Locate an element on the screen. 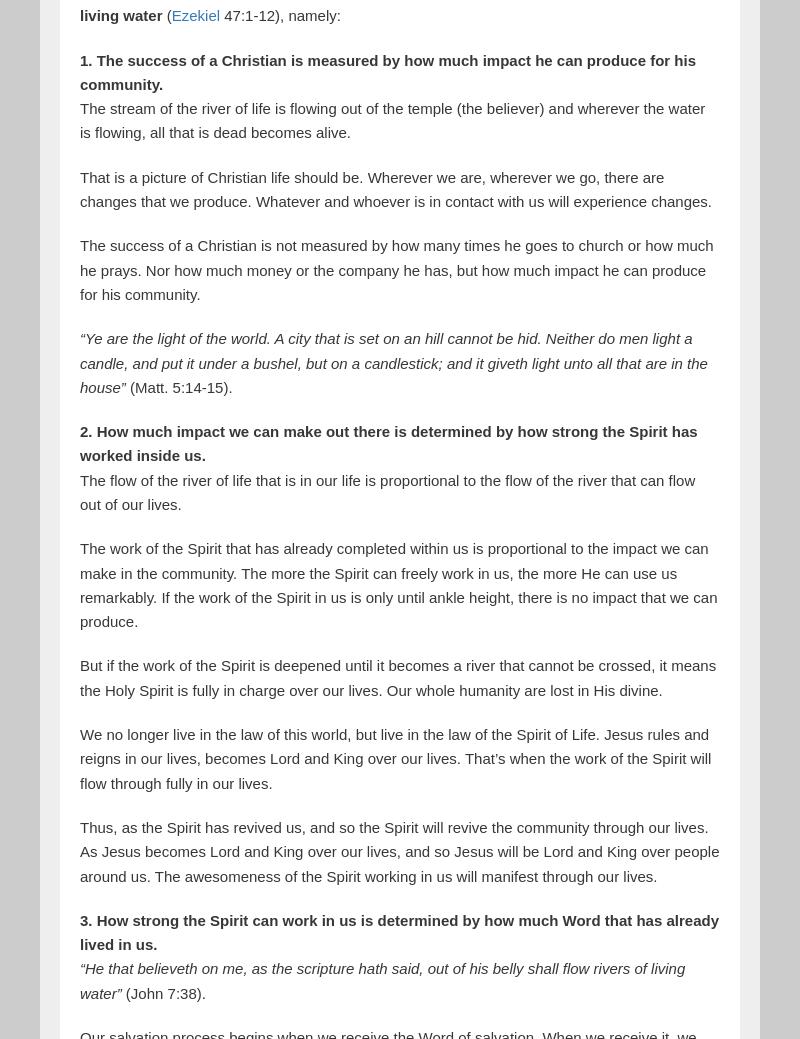 Image resolution: width=800 pixels, height=1039 pixels. 'That is a picture of Christian life should be. Wherever we are, wherever we go, there are changes that we produce. Whatever and whoever is in contact with us will experience changes.' is located at coordinates (395, 188).